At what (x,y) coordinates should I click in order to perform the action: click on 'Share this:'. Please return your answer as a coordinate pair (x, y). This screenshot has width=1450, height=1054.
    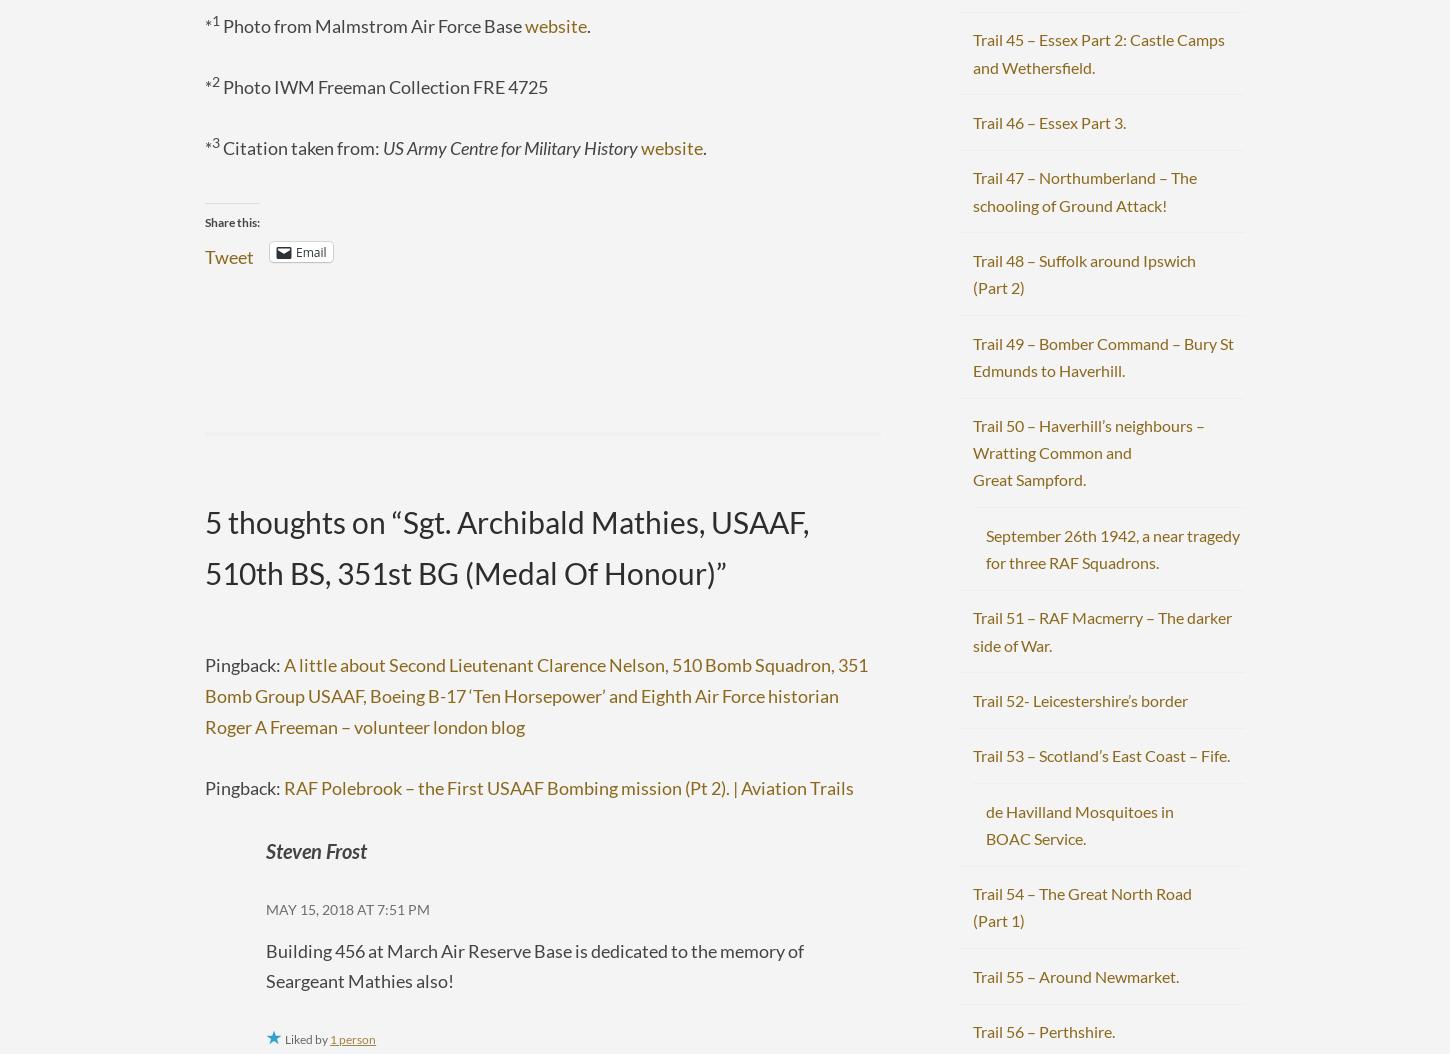
    Looking at the image, I should click on (231, 222).